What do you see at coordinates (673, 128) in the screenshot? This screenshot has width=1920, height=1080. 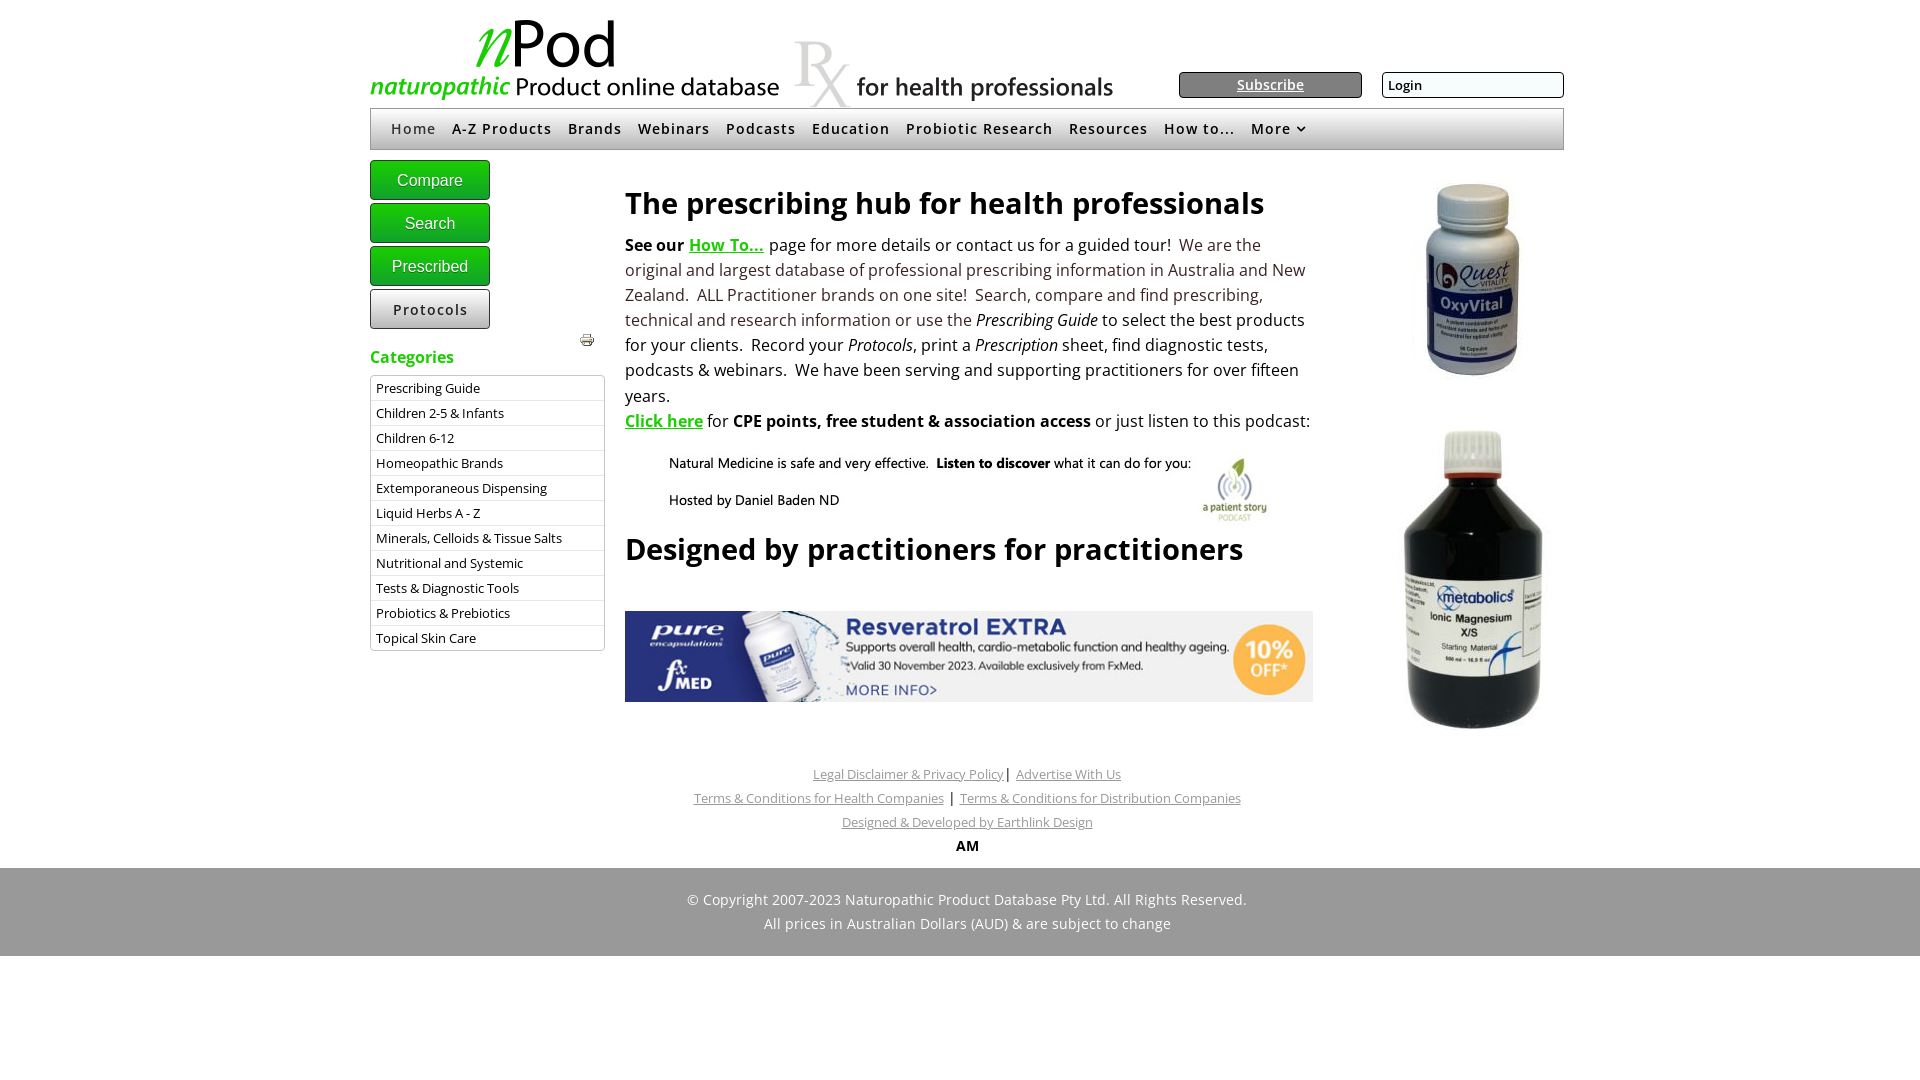 I see `'Webinars'` at bounding box center [673, 128].